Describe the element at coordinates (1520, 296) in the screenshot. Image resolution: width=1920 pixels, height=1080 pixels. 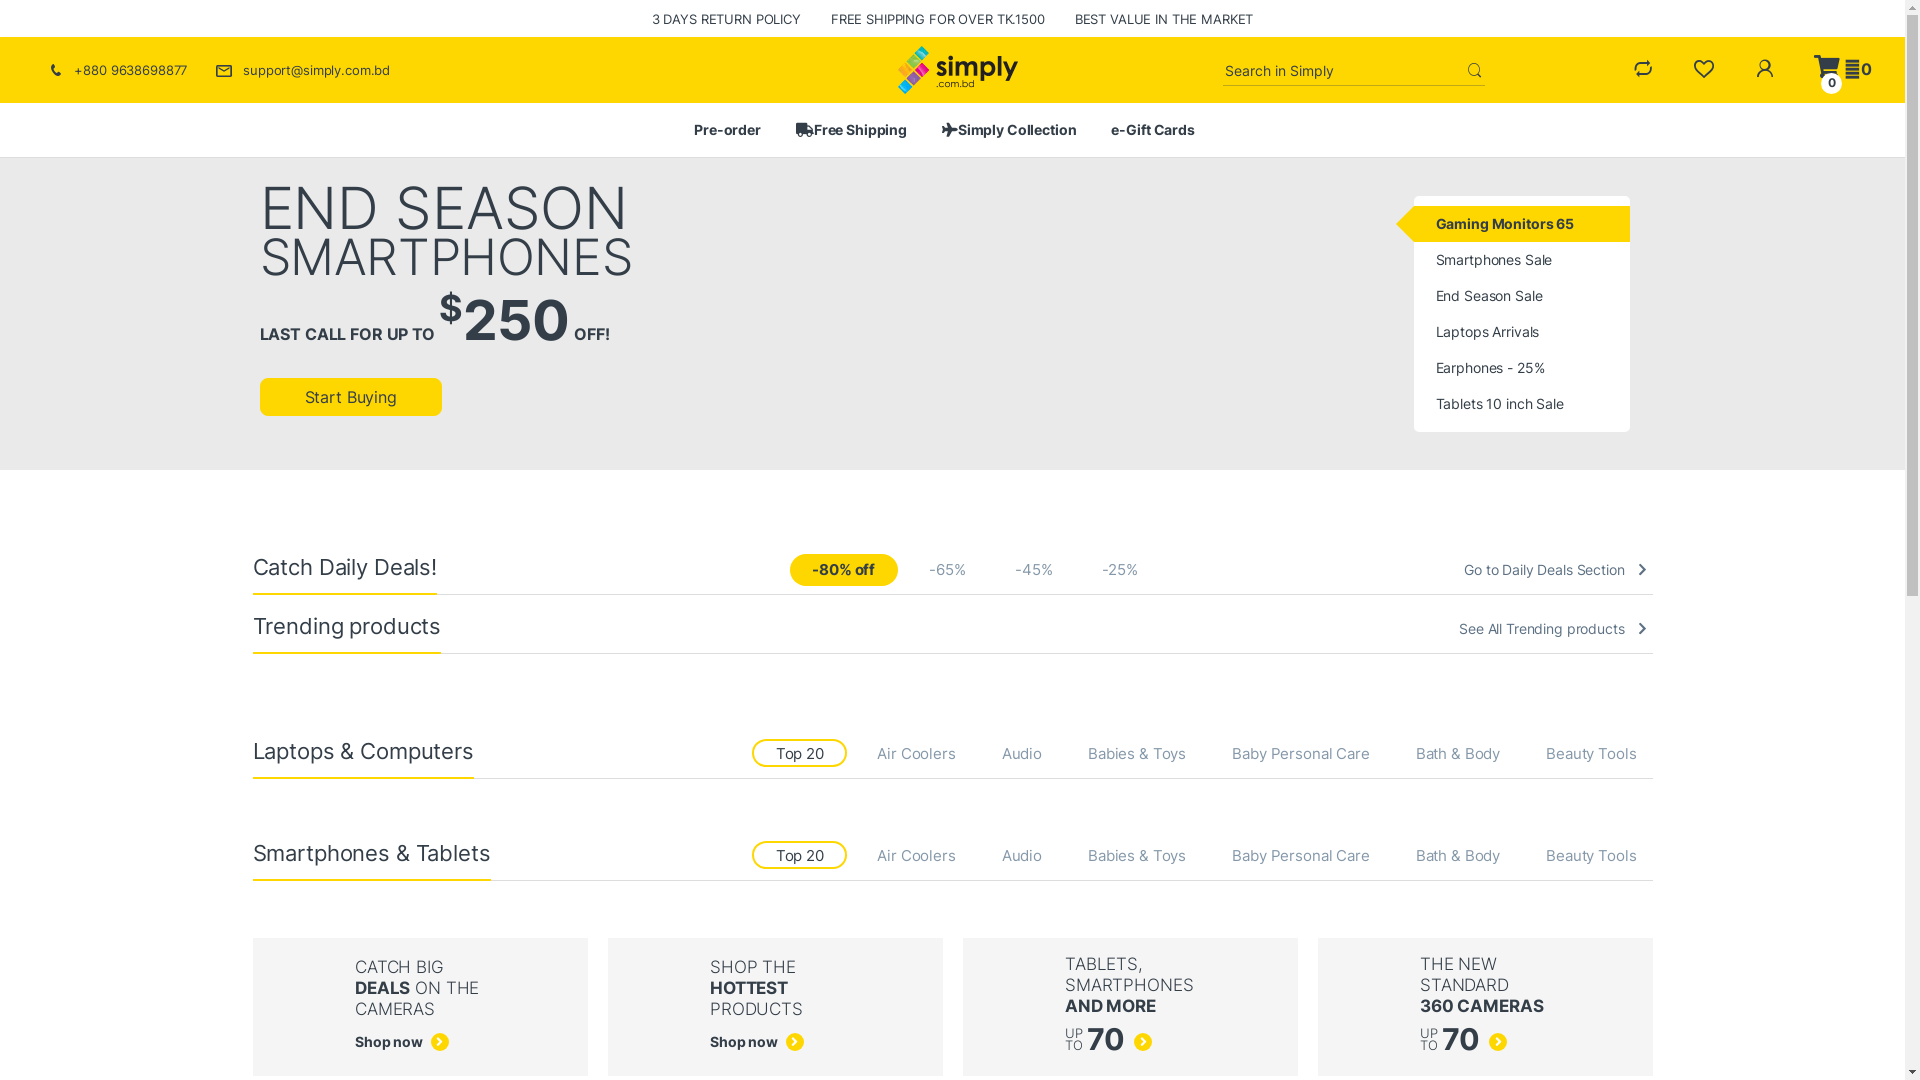
I see `'End Season Sale'` at that location.